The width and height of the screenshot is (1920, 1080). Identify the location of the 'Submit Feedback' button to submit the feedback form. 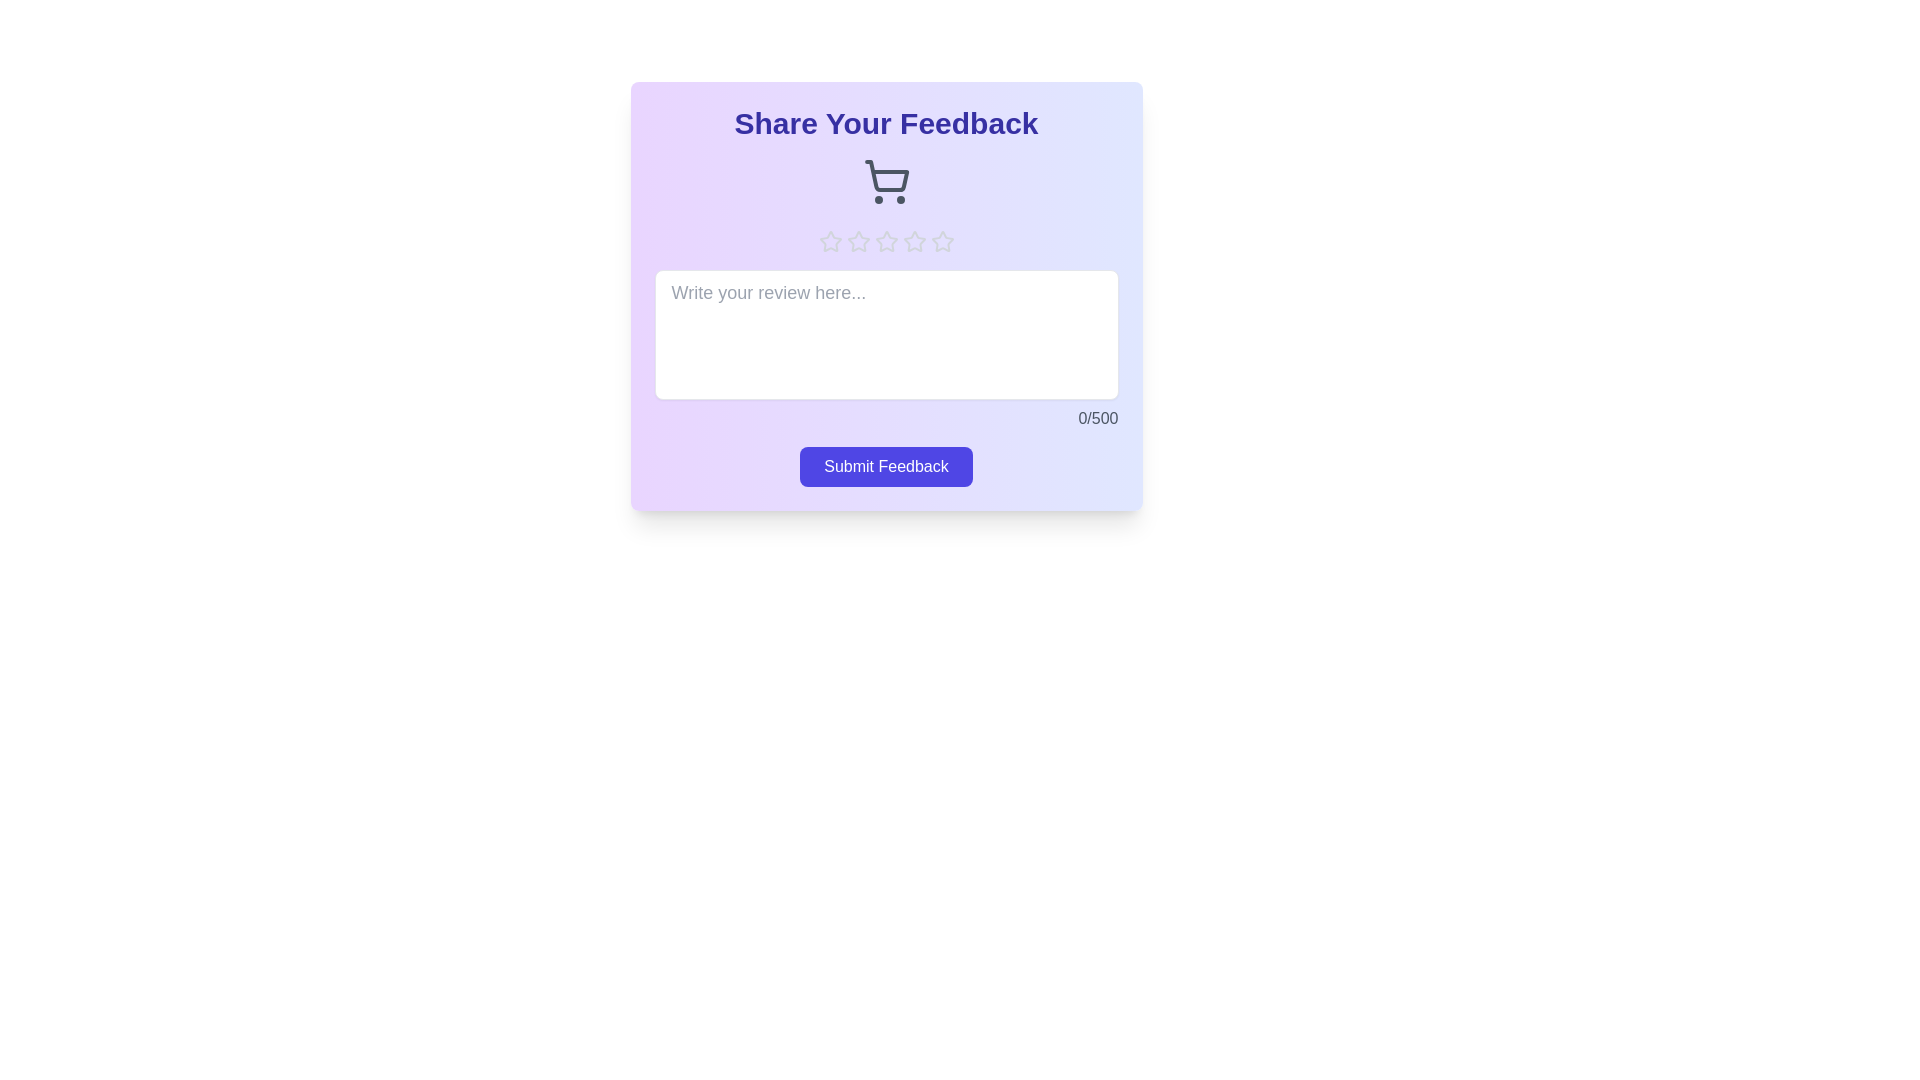
(885, 466).